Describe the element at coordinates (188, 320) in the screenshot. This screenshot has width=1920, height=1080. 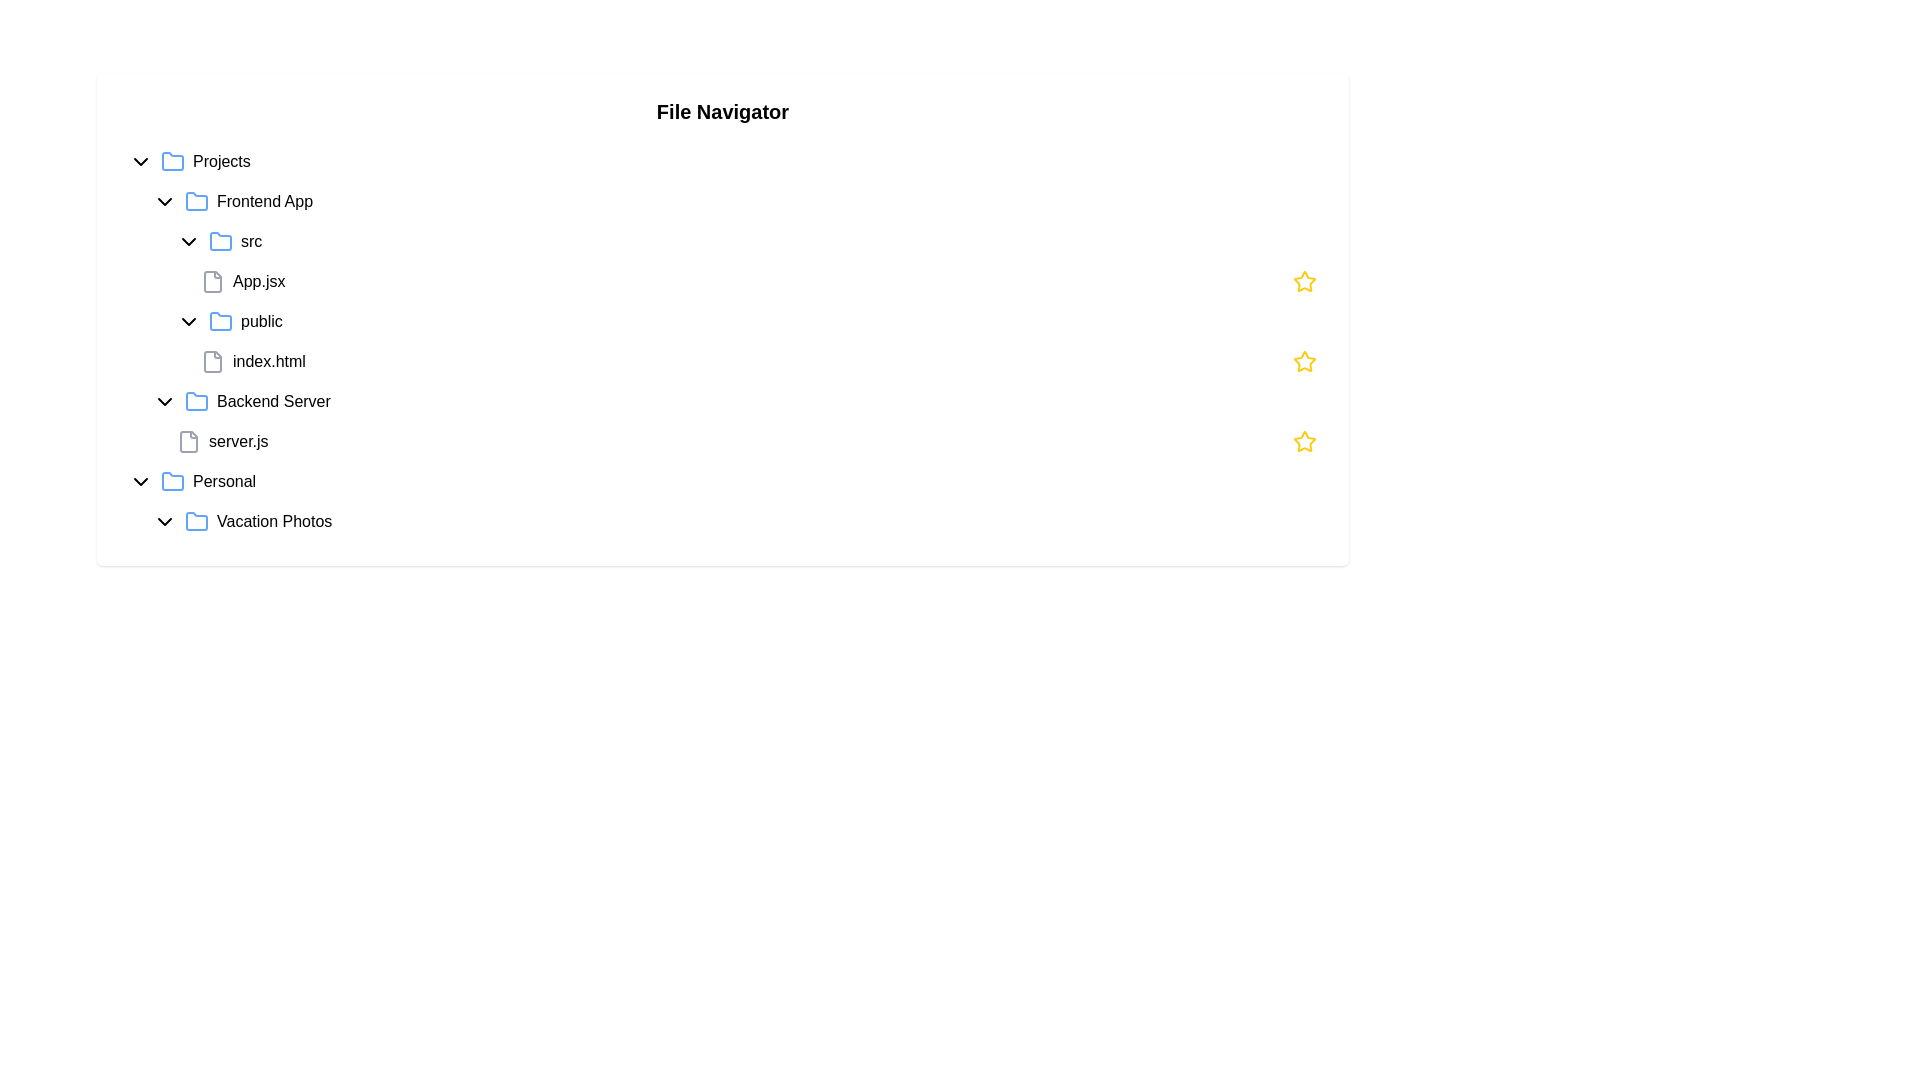
I see `the Chevron indicator toggle` at that location.